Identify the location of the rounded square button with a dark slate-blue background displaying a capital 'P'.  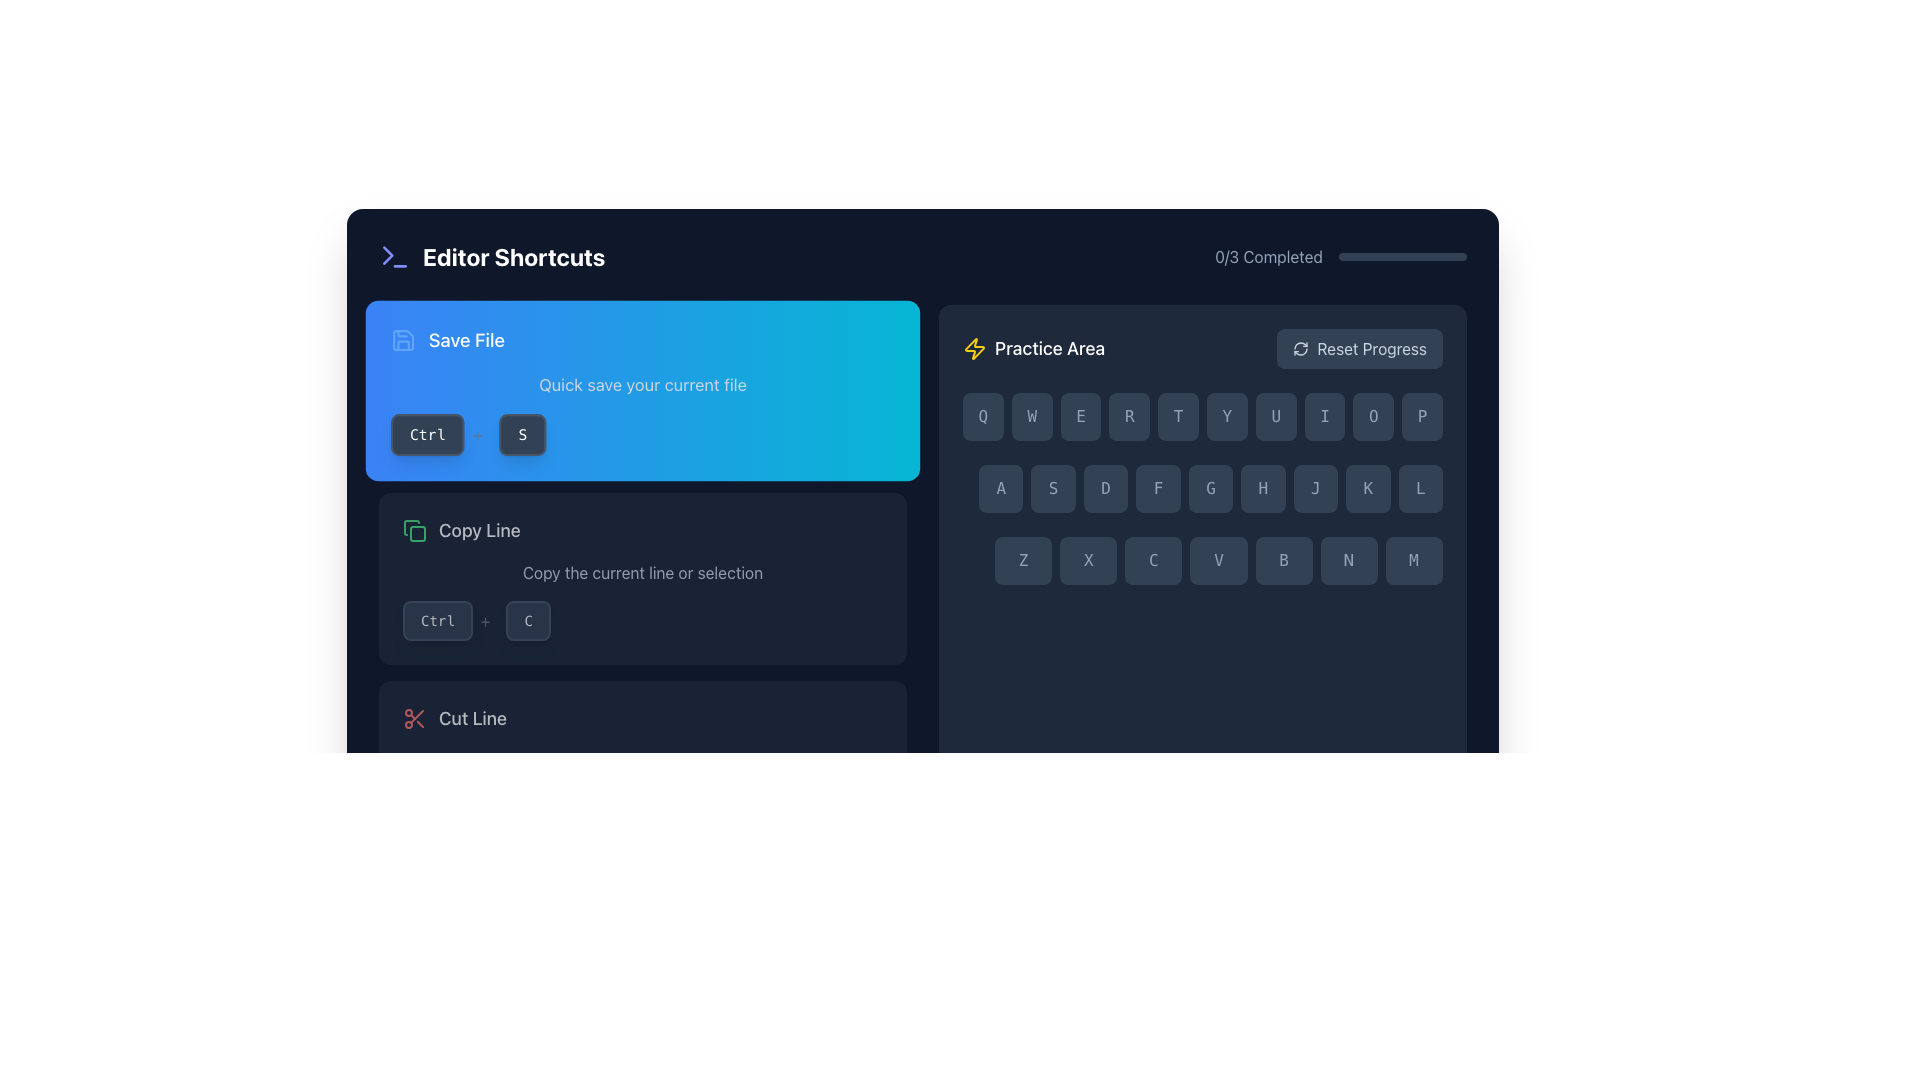
(1421, 415).